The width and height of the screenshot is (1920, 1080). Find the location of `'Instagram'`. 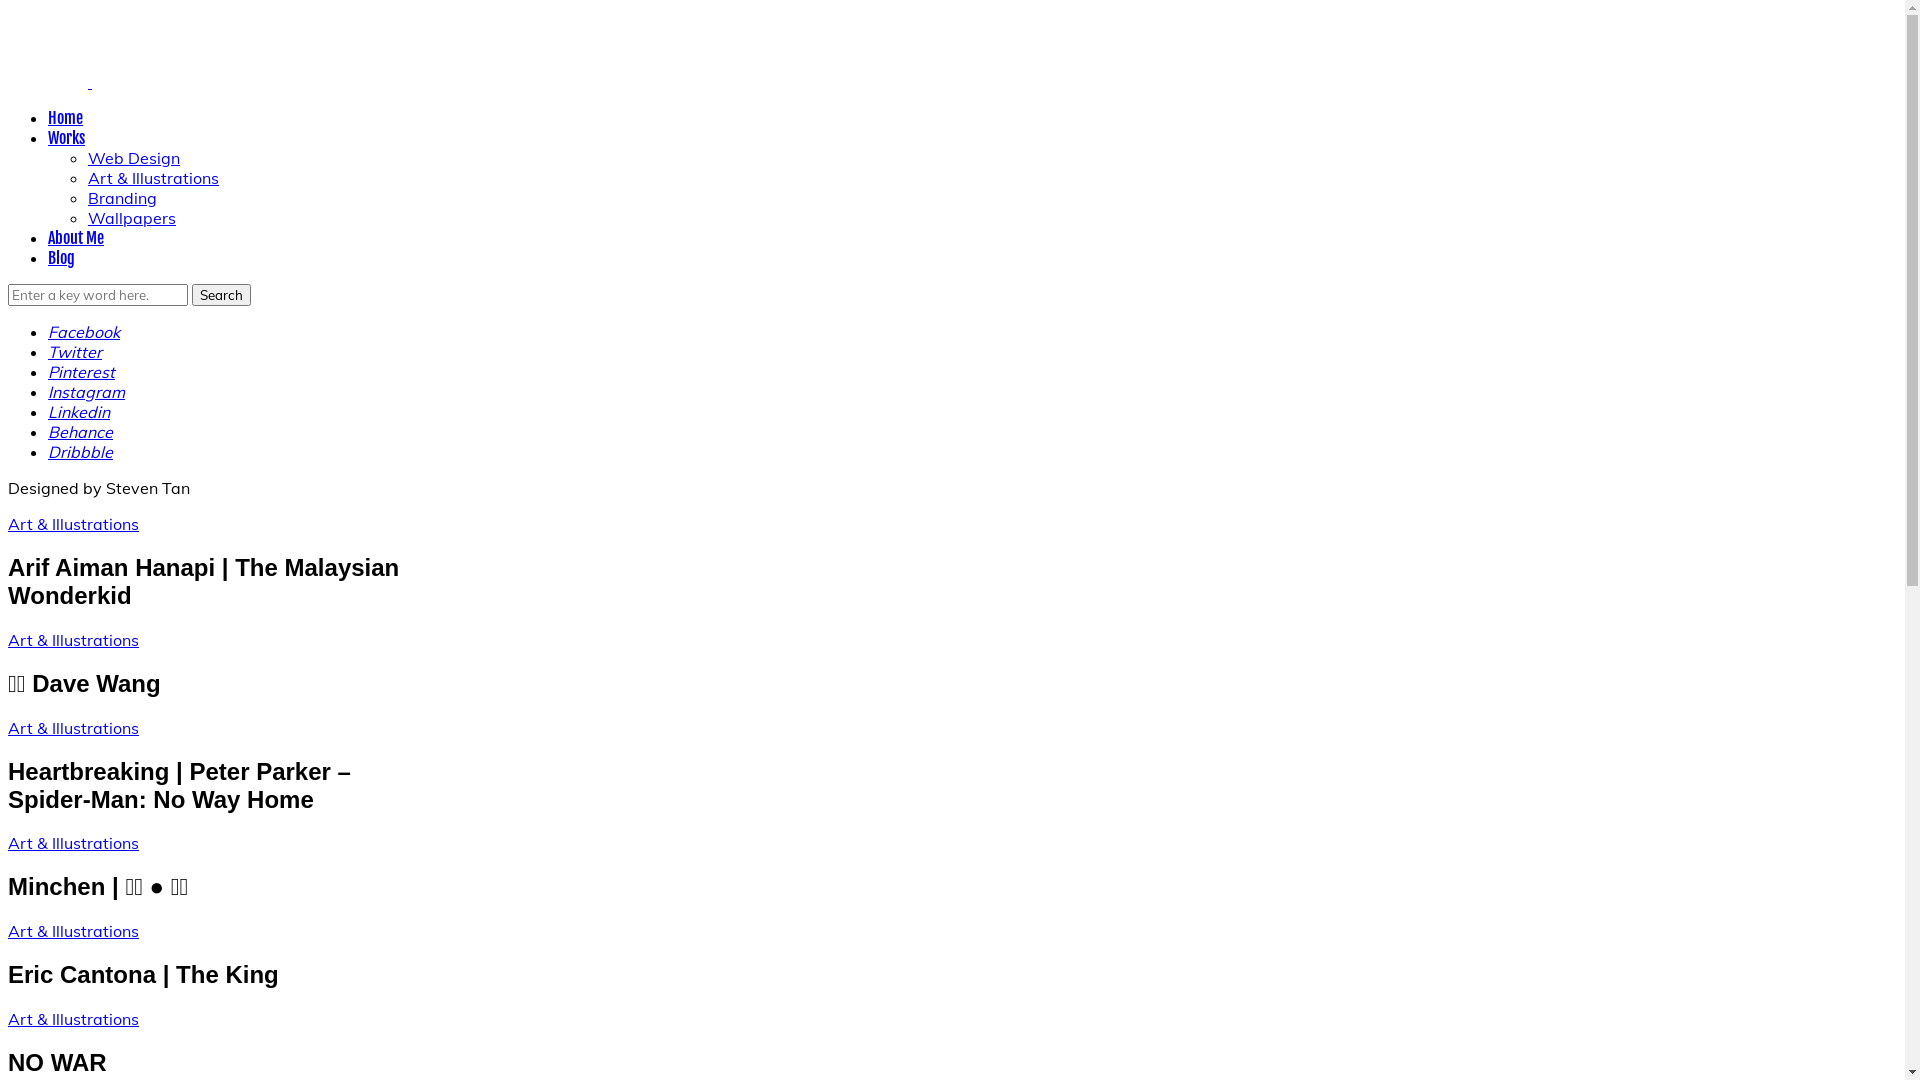

'Instagram' is located at coordinates (48, 392).